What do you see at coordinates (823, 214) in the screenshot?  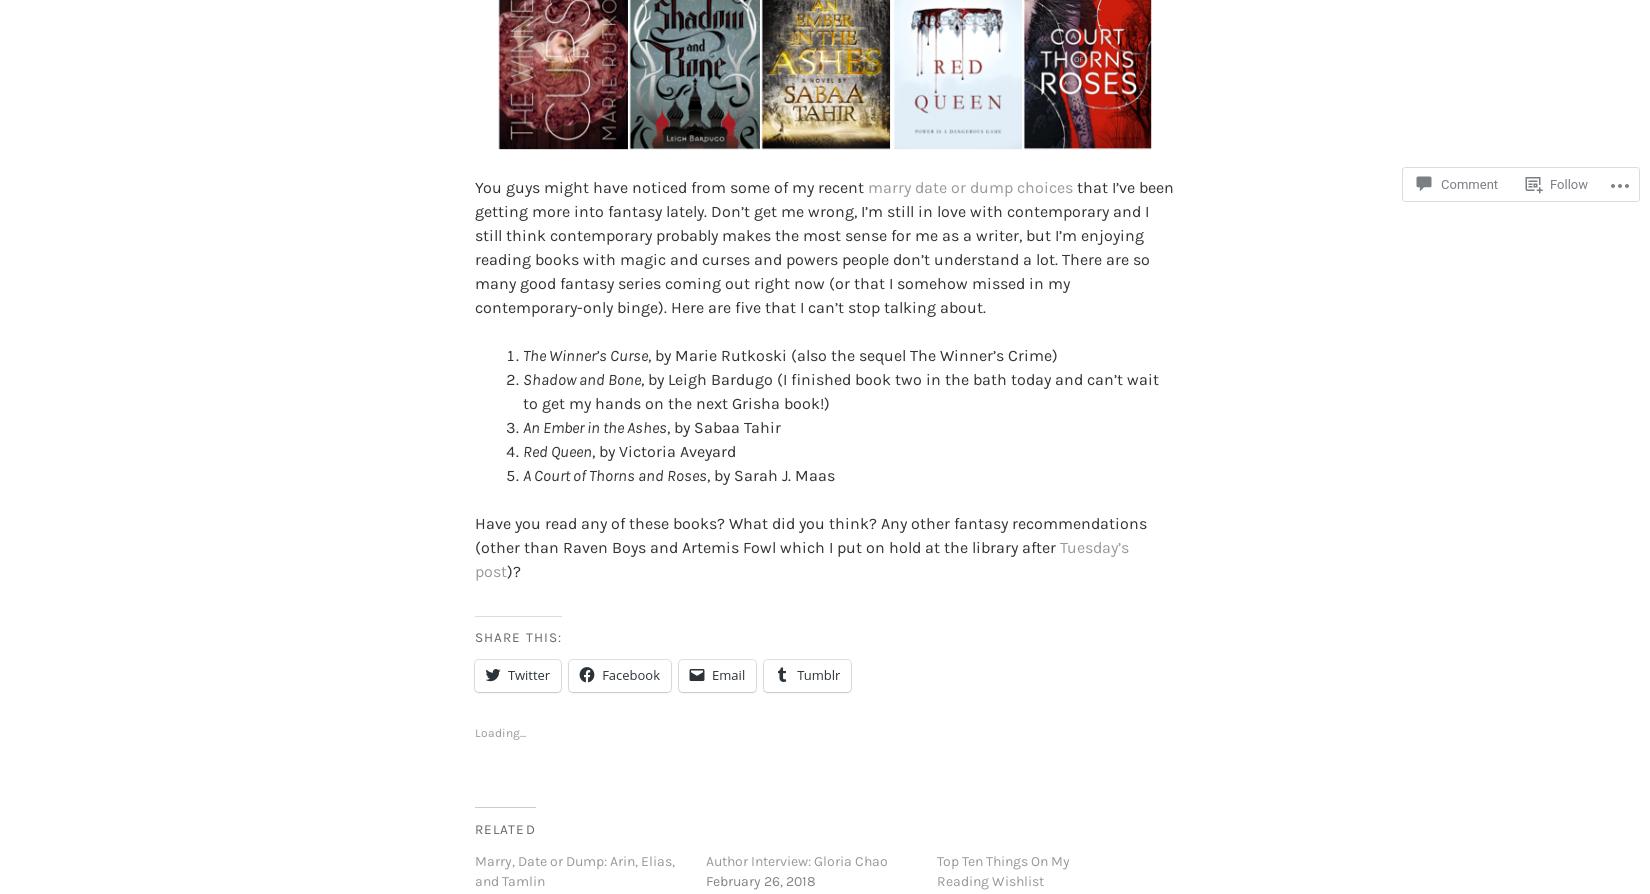 I see `'that I’ve been getting more into fantasy lately. Don’t get me wrong, I’m still in love with contemporary and I still think contemporary probably makes the most sense for me as a writer, but I’m enjoying reading books with magic and curses and powers people don’t understand a lot. There are so many good fantasy series coming out right now (or that I somehow missed in my contemporary-only binge). Here are five that I can’t stop talking about.'` at bounding box center [823, 214].